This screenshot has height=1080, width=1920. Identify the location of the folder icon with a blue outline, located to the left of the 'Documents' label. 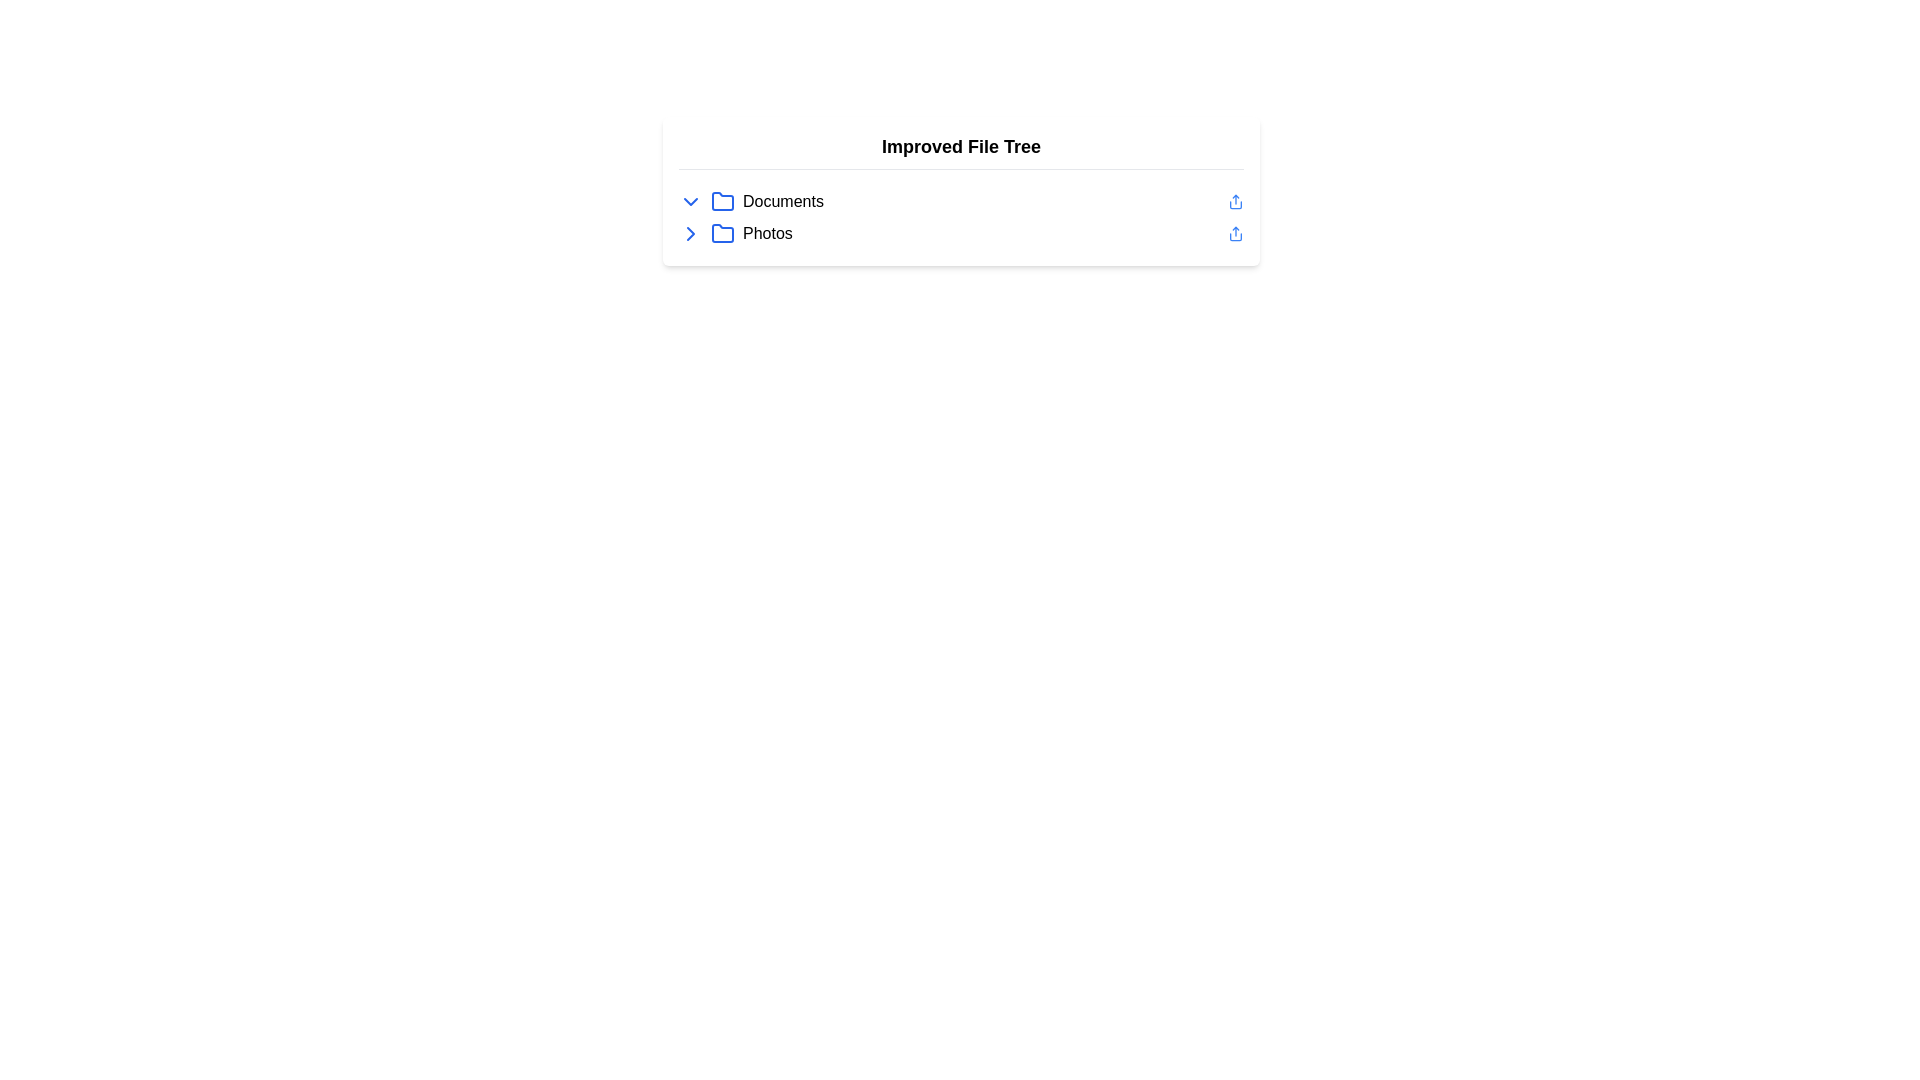
(722, 201).